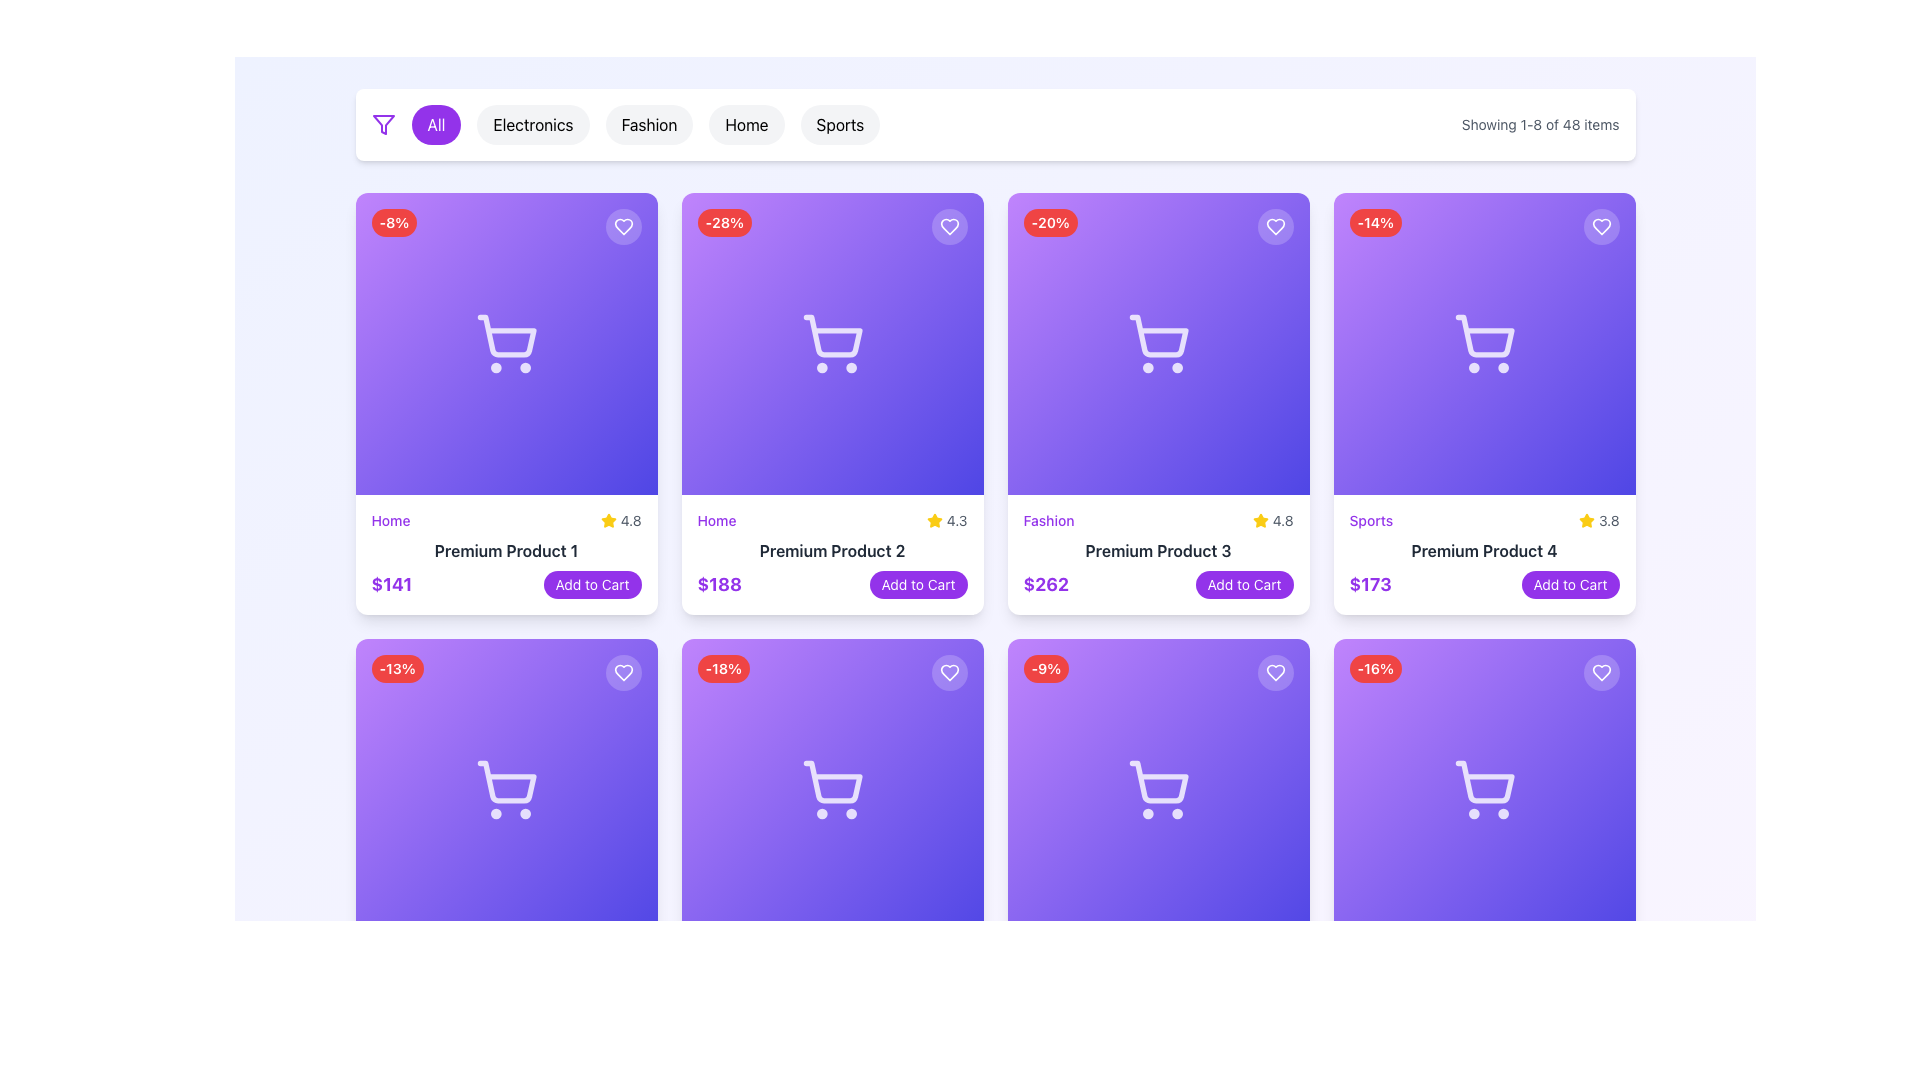 Image resolution: width=1920 pixels, height=1080 pixels. I want to click on the Text Label with Icon displaying the rating '3.8' located in the bottom-right corner of the 'Sports' card, immediately to the right of the star icon, so click(1598, 519).